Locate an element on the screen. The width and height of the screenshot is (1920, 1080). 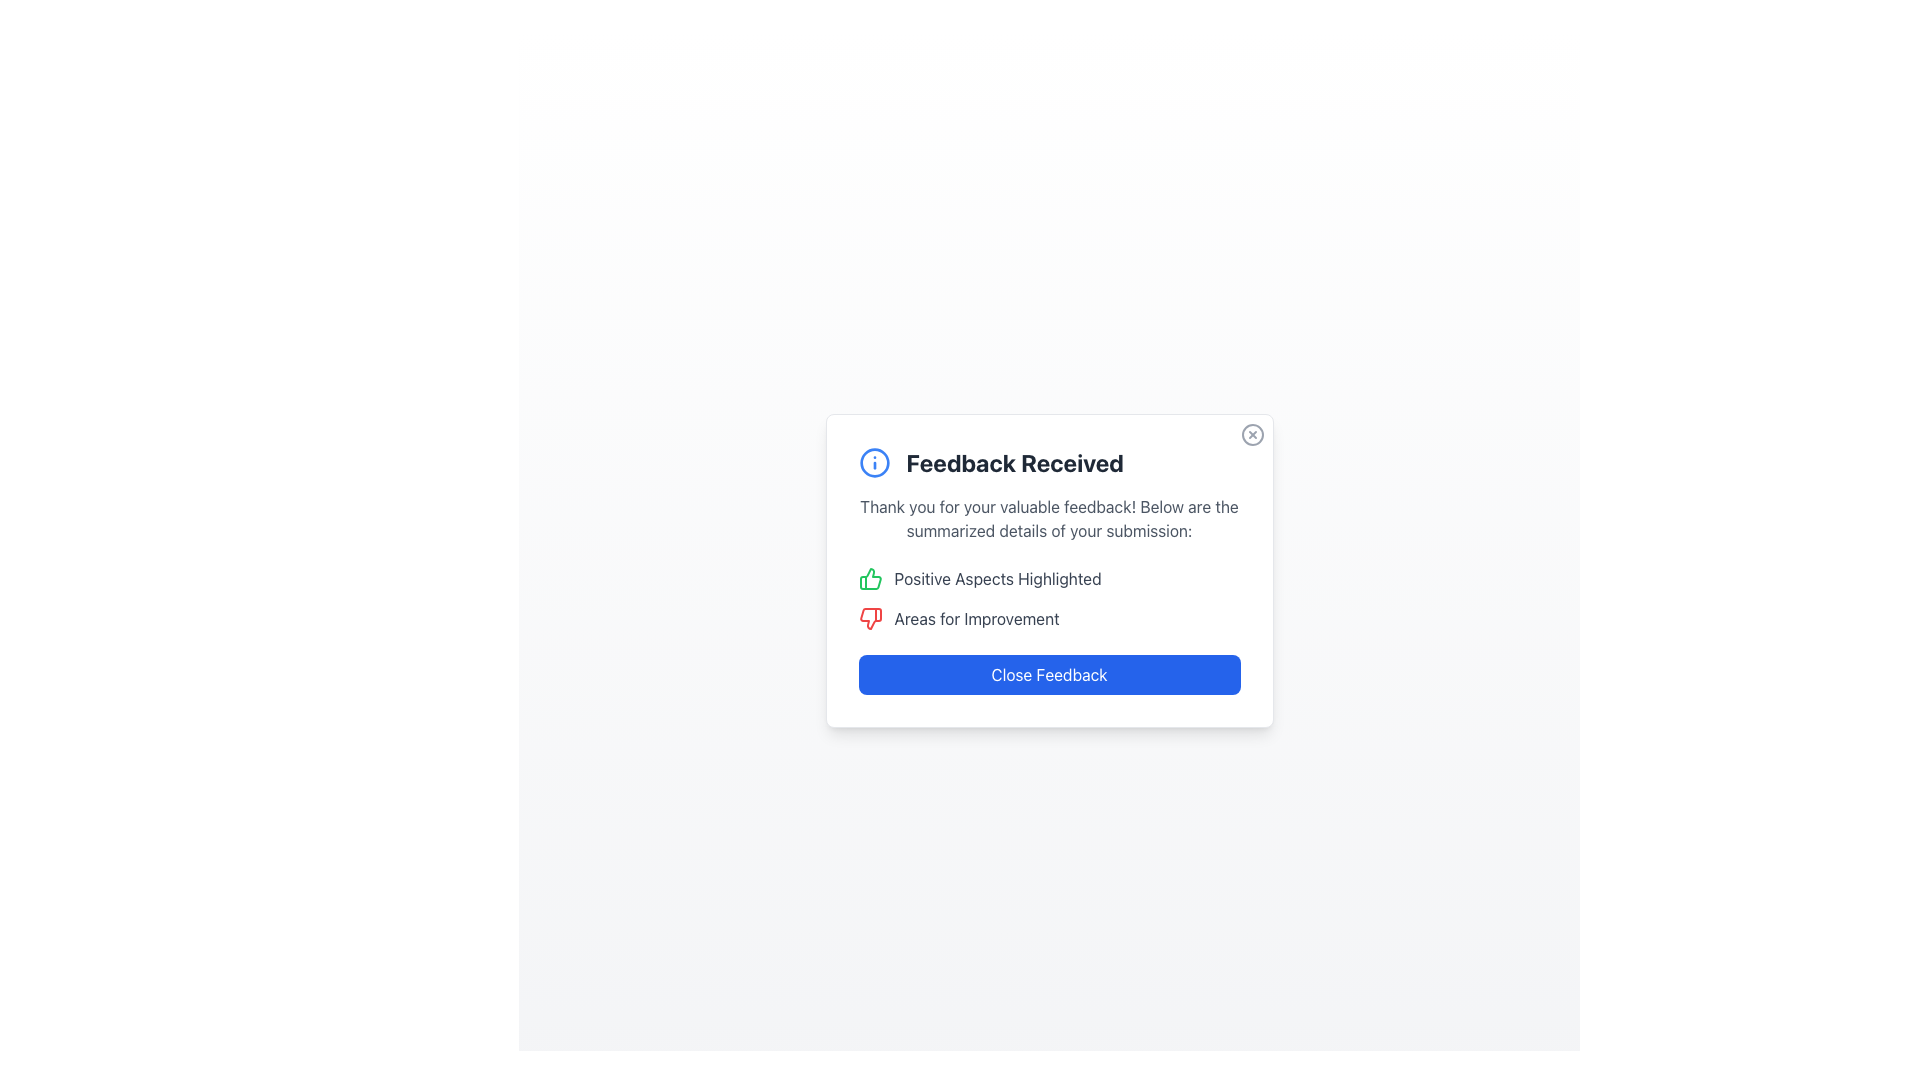
the Label with Icon that has a green thumbs-up icon and the text 'Positive Aspects Highlighted' in gray, located in the upper part of the feedback modal is located at coordinates (1048, 578).